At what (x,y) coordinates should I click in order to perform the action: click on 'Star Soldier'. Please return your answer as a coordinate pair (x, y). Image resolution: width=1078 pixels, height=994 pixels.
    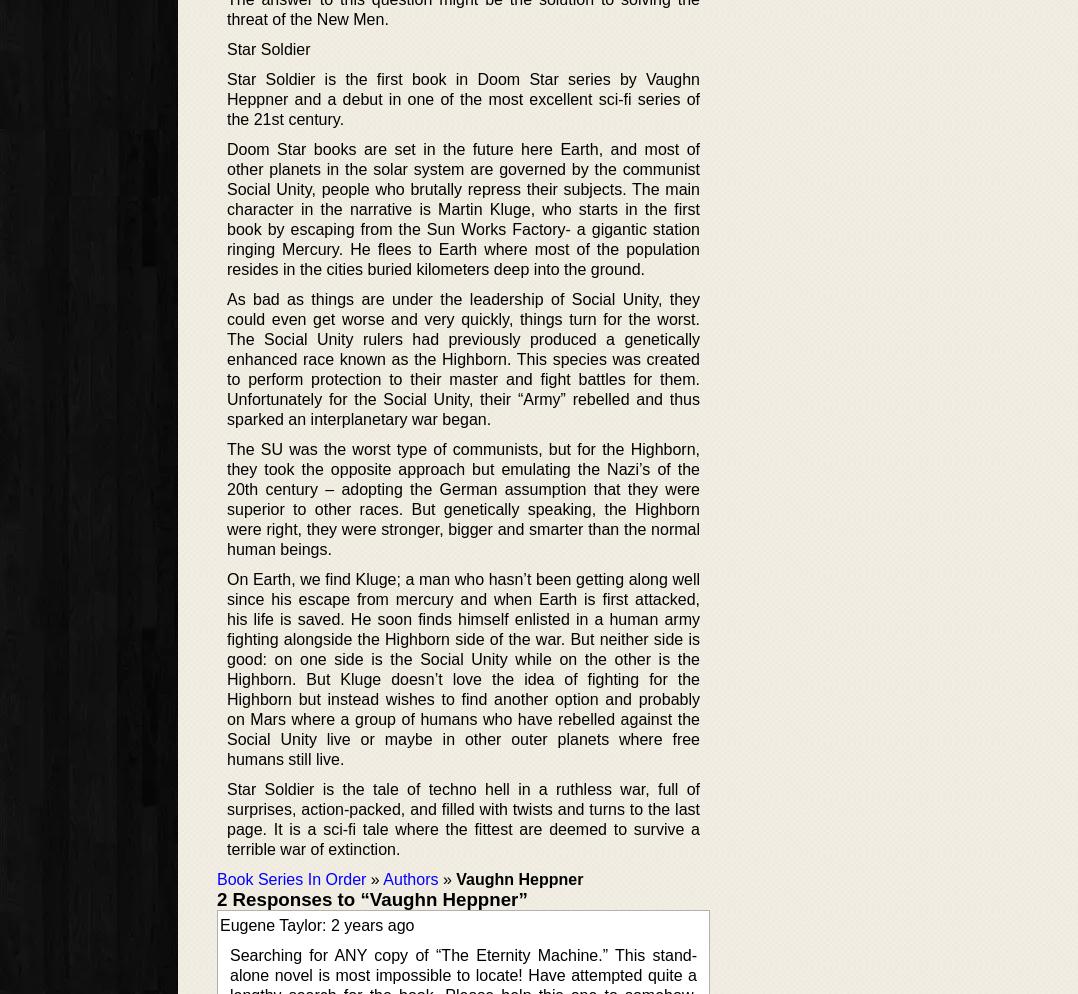
    Looking at the image, I should click on (267, 48).